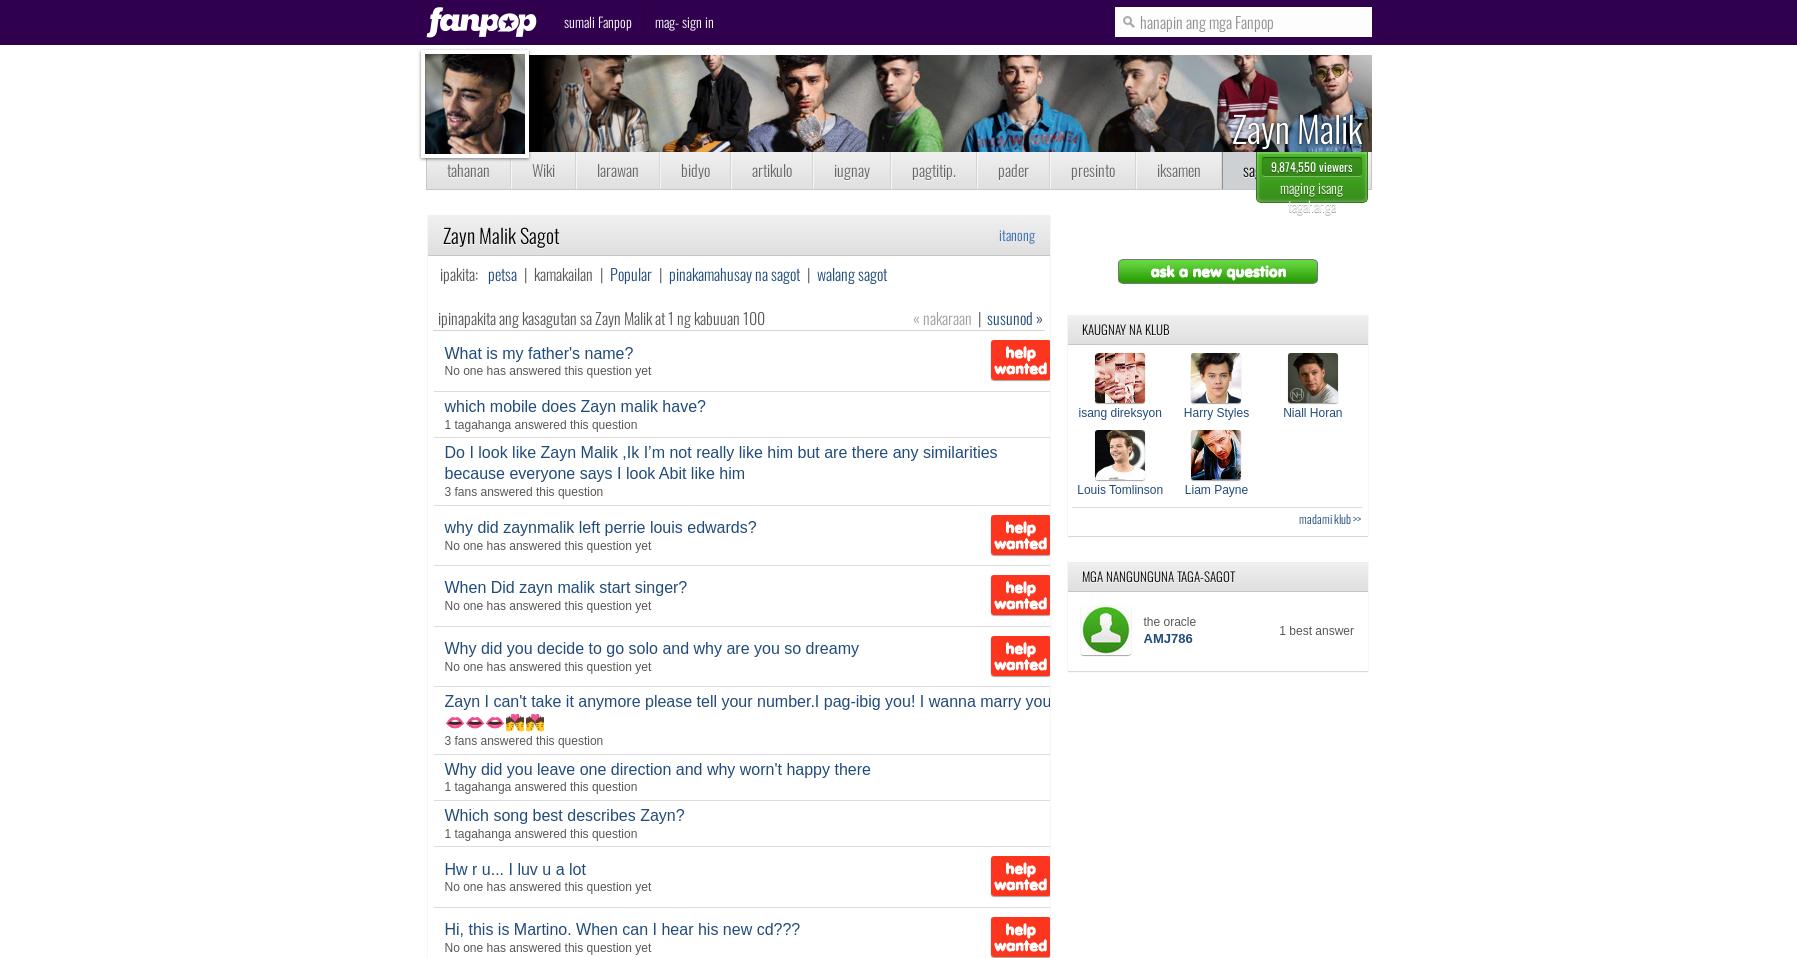 The width and height of the screenshot is (1797, 958). I want to click on 'pagtitip.', so click(933, 167).